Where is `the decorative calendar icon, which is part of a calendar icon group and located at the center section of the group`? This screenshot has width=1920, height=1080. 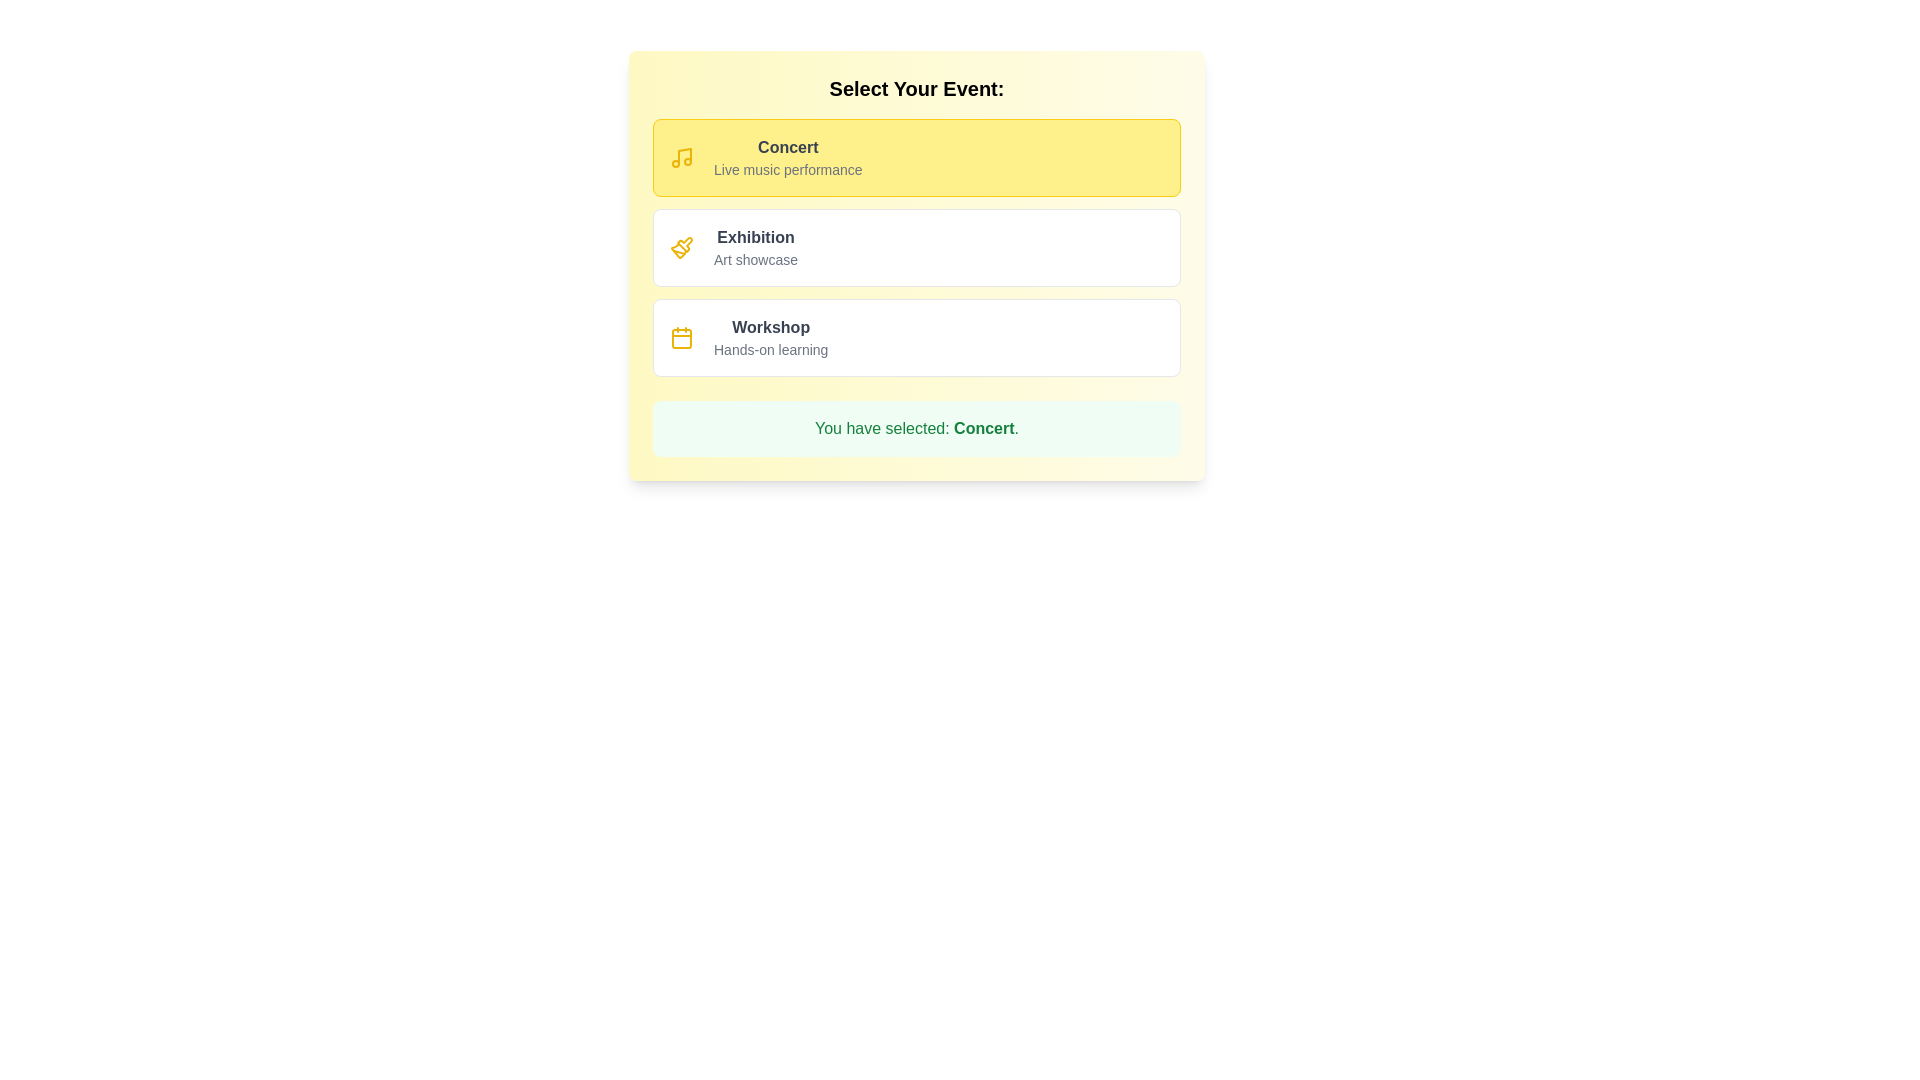 the decorative calendar icon, which is part of a calendar icon group and located at the center section of the group is located at coordinates (681, 338).